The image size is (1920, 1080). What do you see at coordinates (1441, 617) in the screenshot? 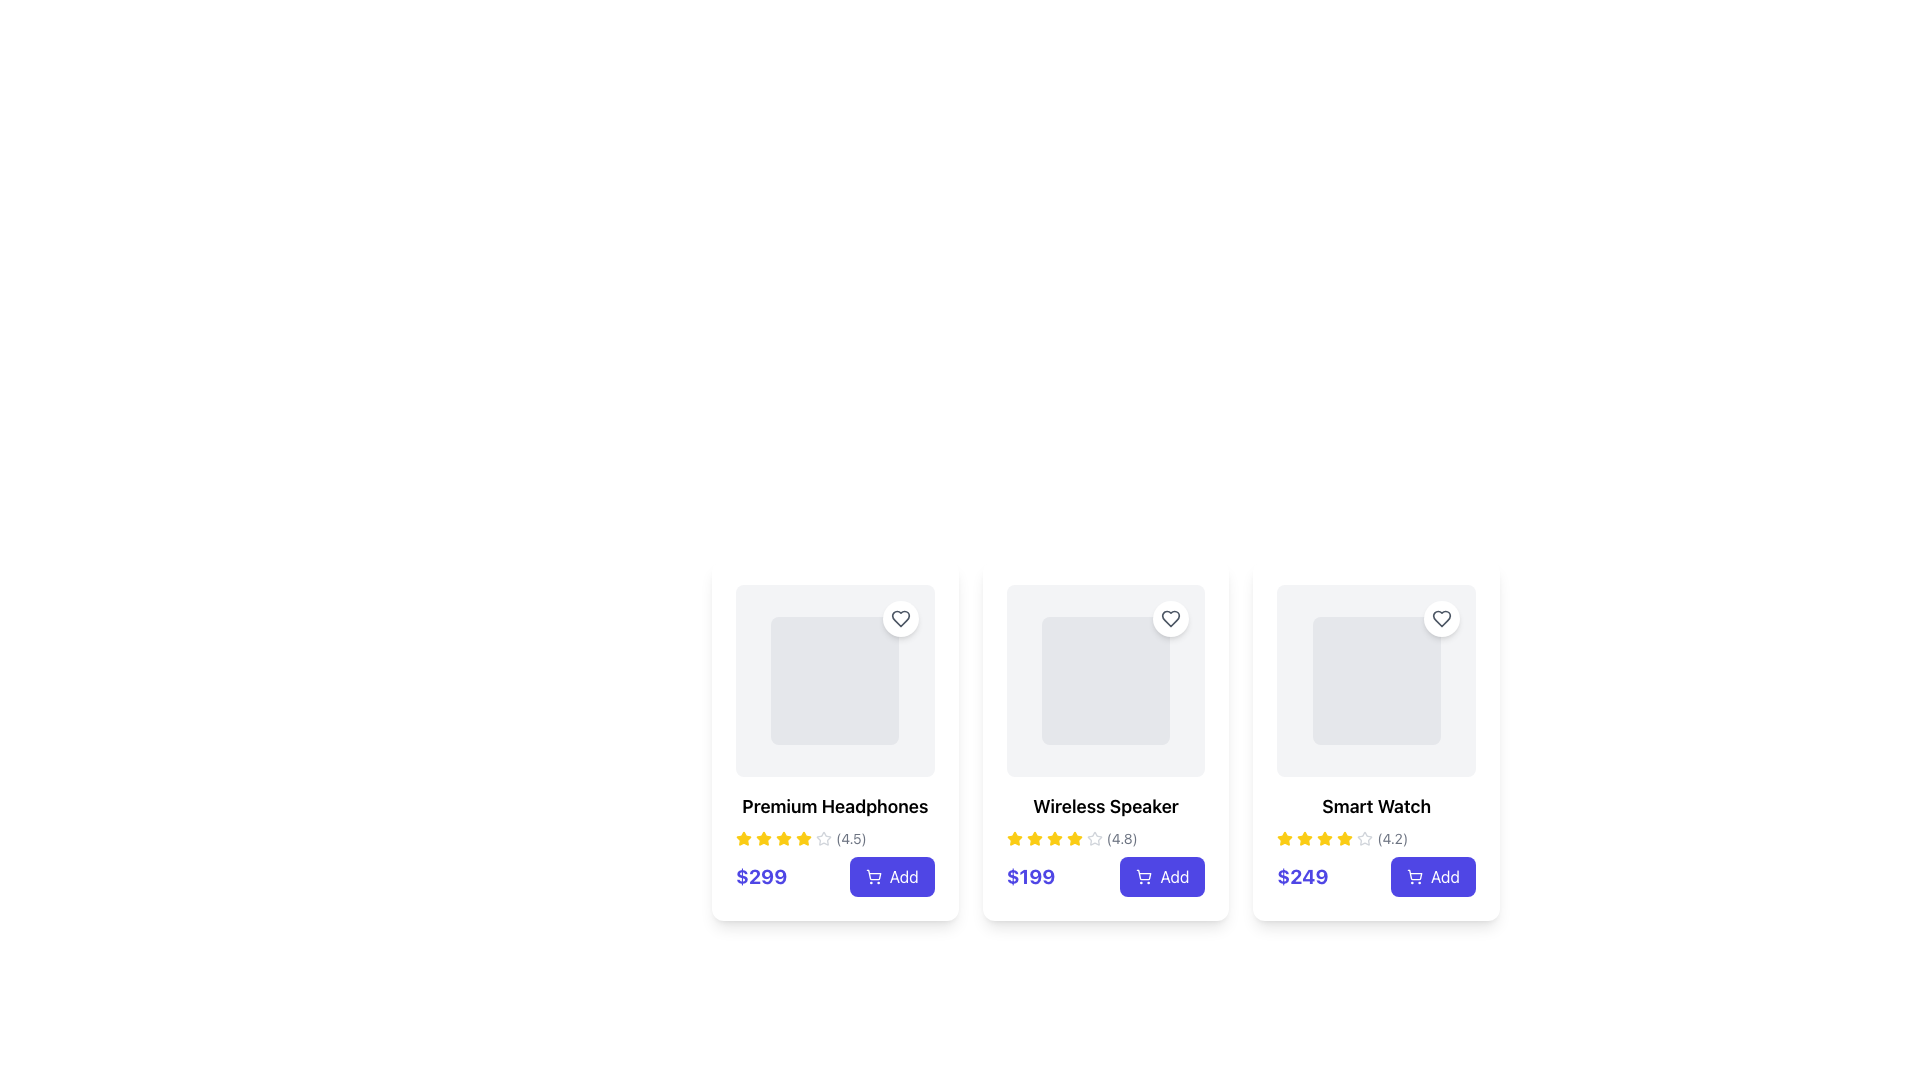
I see `the heart-shaped icon in the top-right corner of the third product card featuring the 'Smart Watch' to trigger additional tooltip or animation` at bounding box center [1441, 617].